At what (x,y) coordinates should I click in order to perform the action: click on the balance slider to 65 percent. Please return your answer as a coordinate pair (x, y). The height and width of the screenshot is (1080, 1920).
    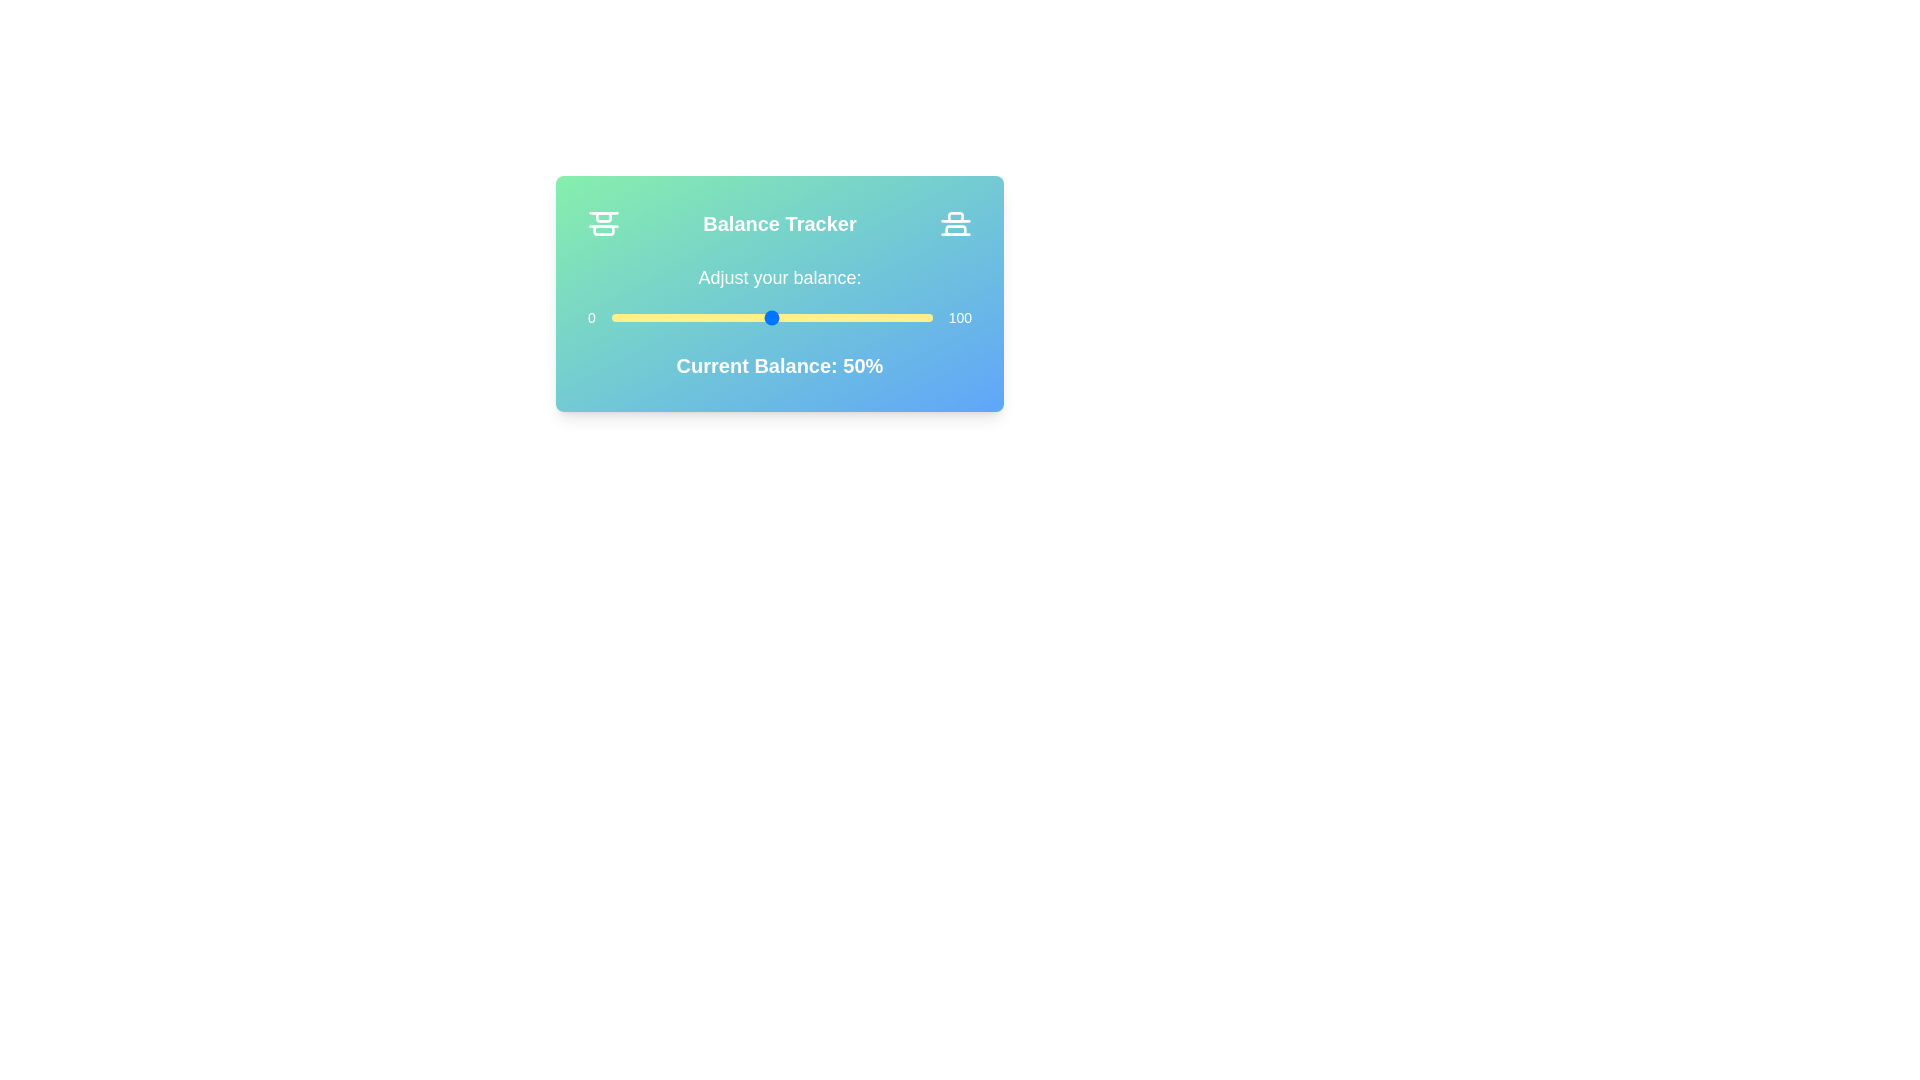
    Looking at the image, I should click on (820, 316).